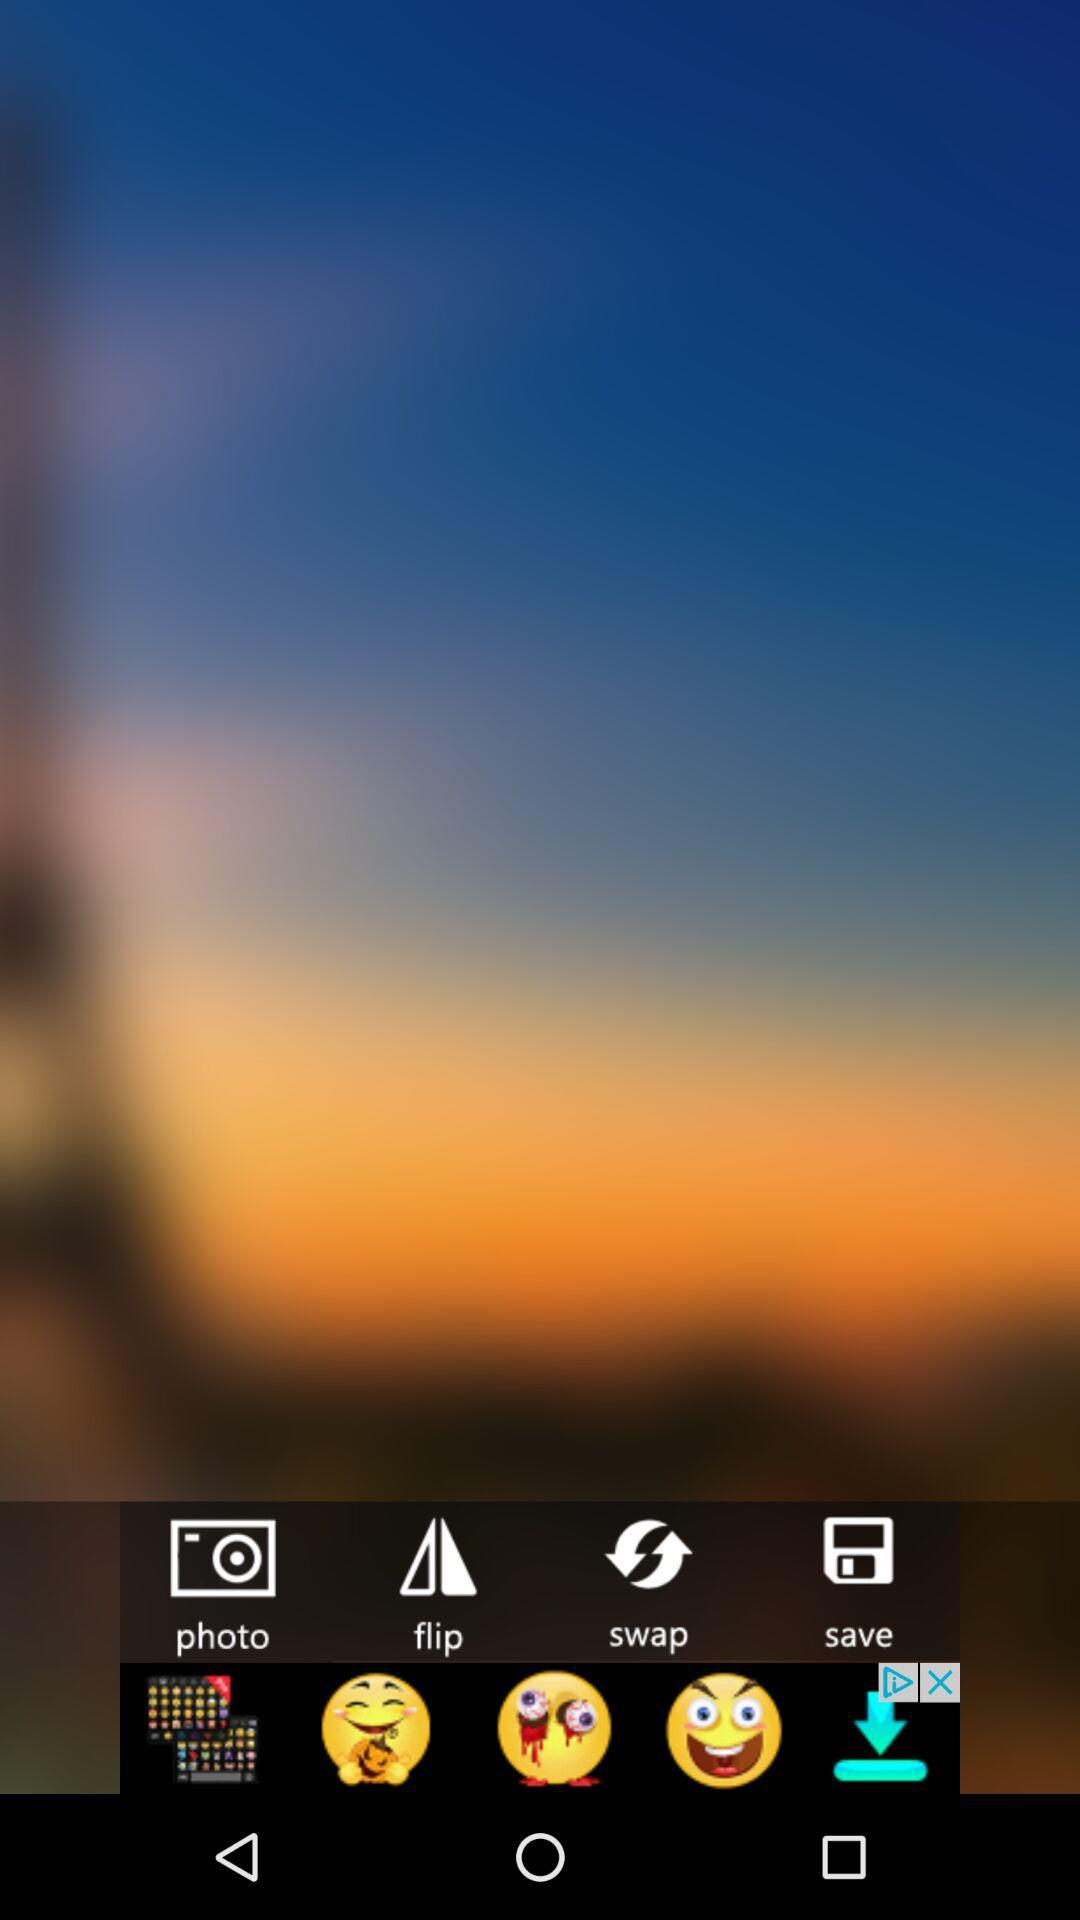 This screenshot has height=1920, width=1080. What do you see at coordinates (855, 1579) in the screenshot?
I see `image/file` at bounding box center [855, 1579].